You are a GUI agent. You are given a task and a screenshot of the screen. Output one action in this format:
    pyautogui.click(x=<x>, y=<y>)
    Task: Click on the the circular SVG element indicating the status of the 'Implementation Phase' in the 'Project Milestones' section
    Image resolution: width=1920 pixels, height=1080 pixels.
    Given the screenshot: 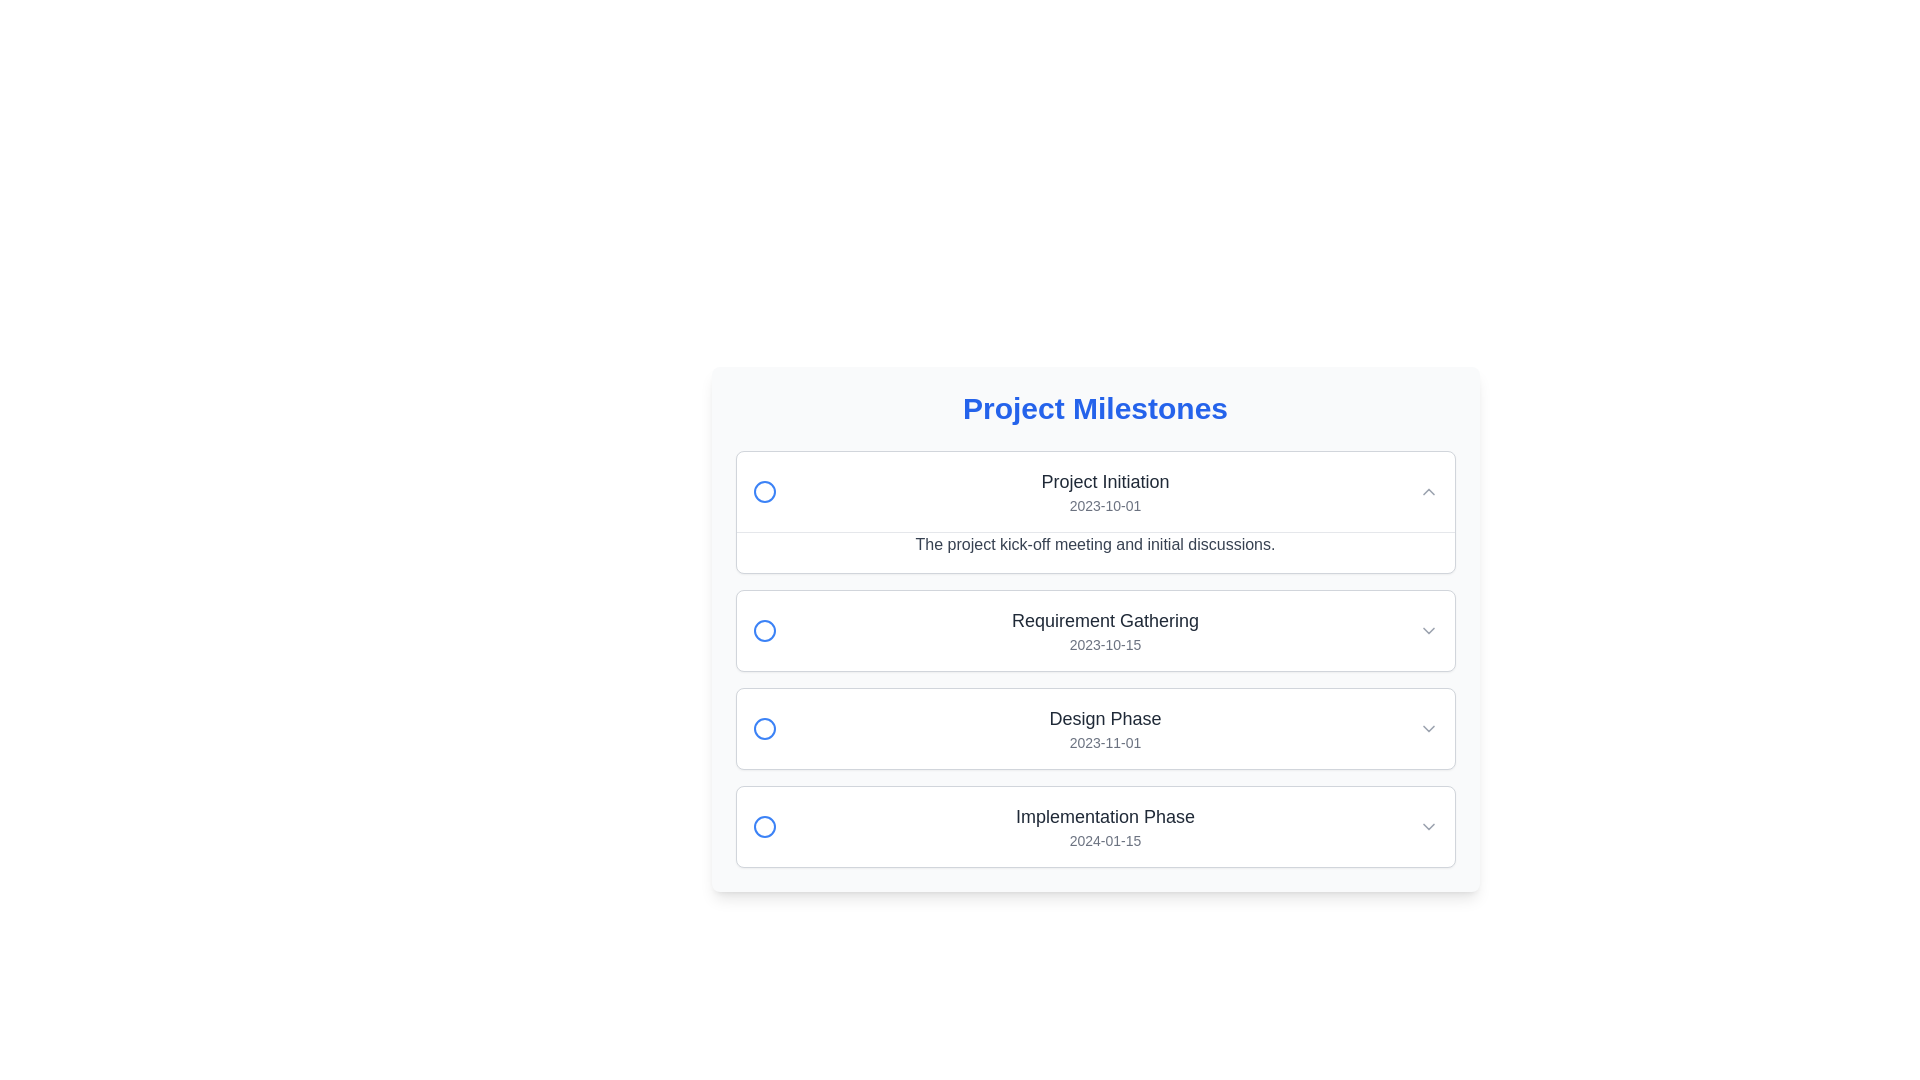 What is the action you would take?
    pyautogui.click(x=763, y=826)
    